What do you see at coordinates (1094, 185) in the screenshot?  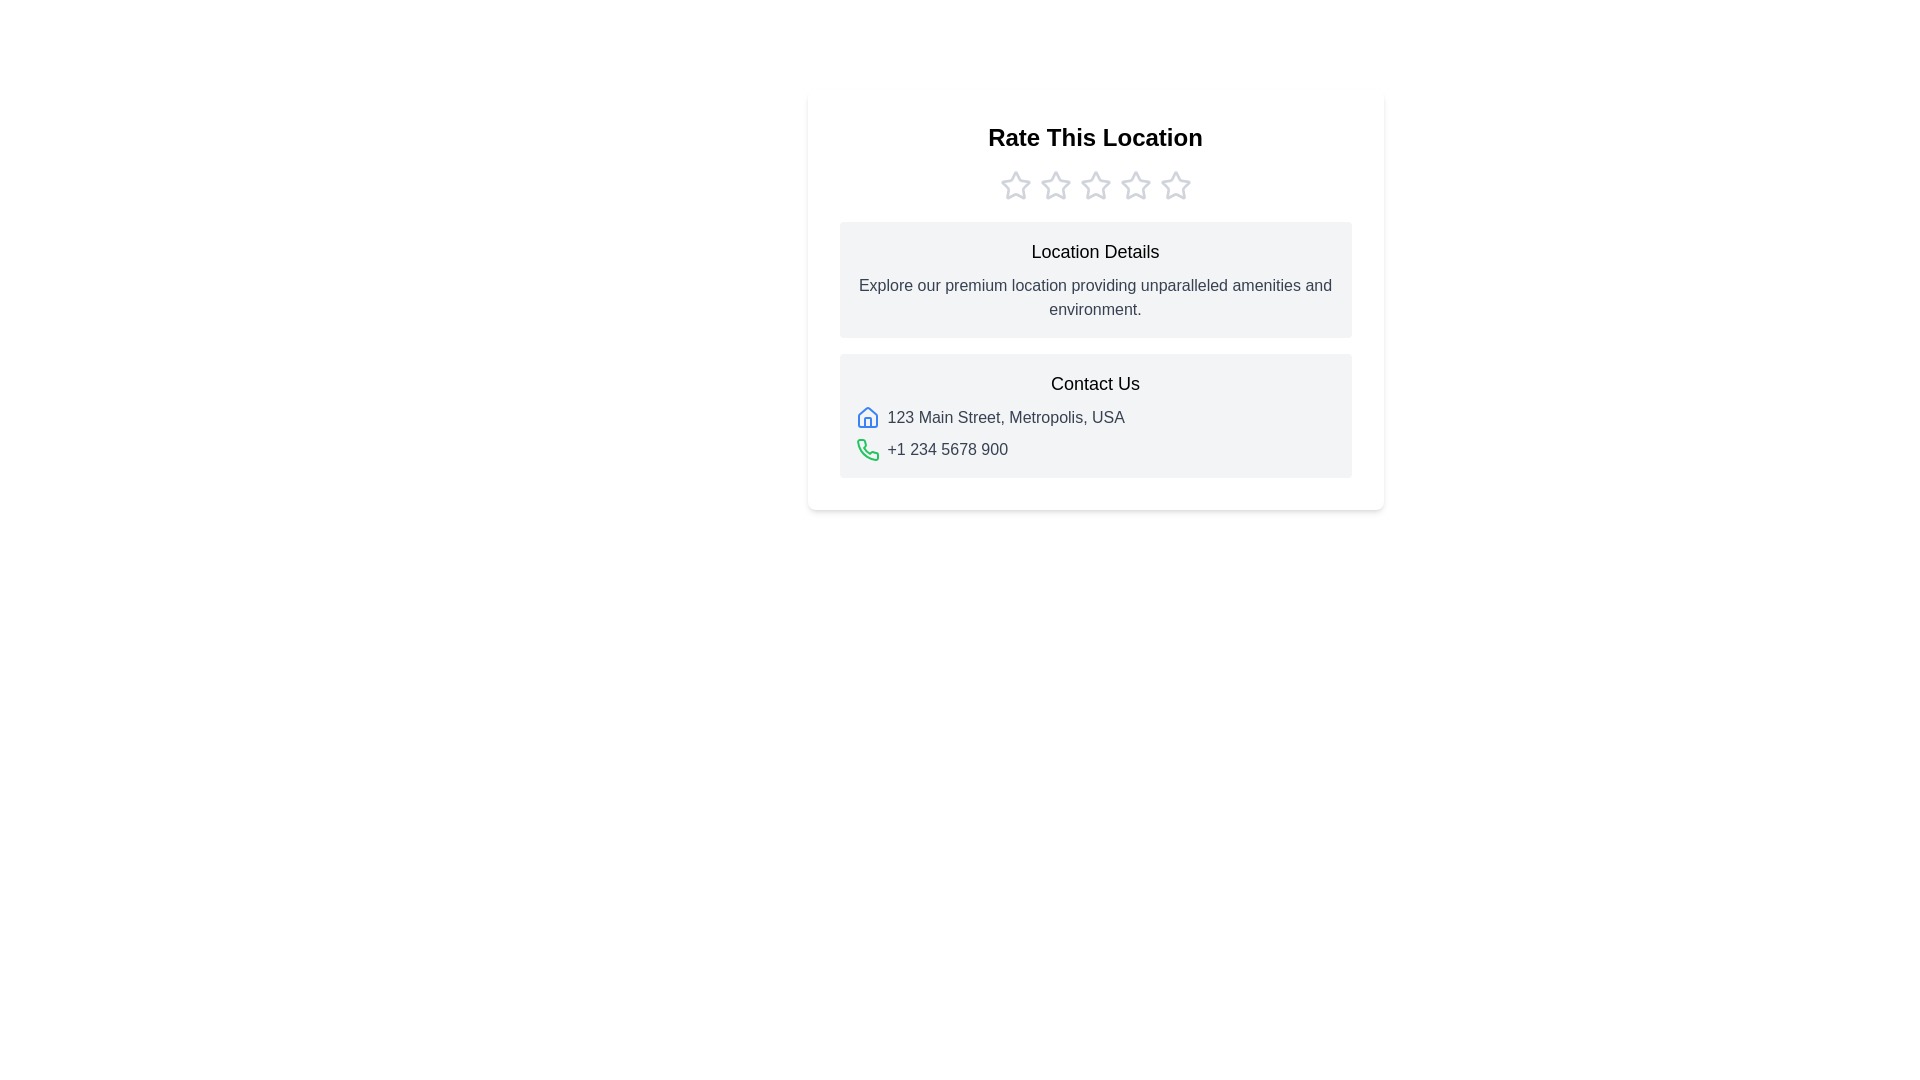 I see `the star icon of the Rating component located below 'Rate This Location'` at bounding box center [1094, 185].